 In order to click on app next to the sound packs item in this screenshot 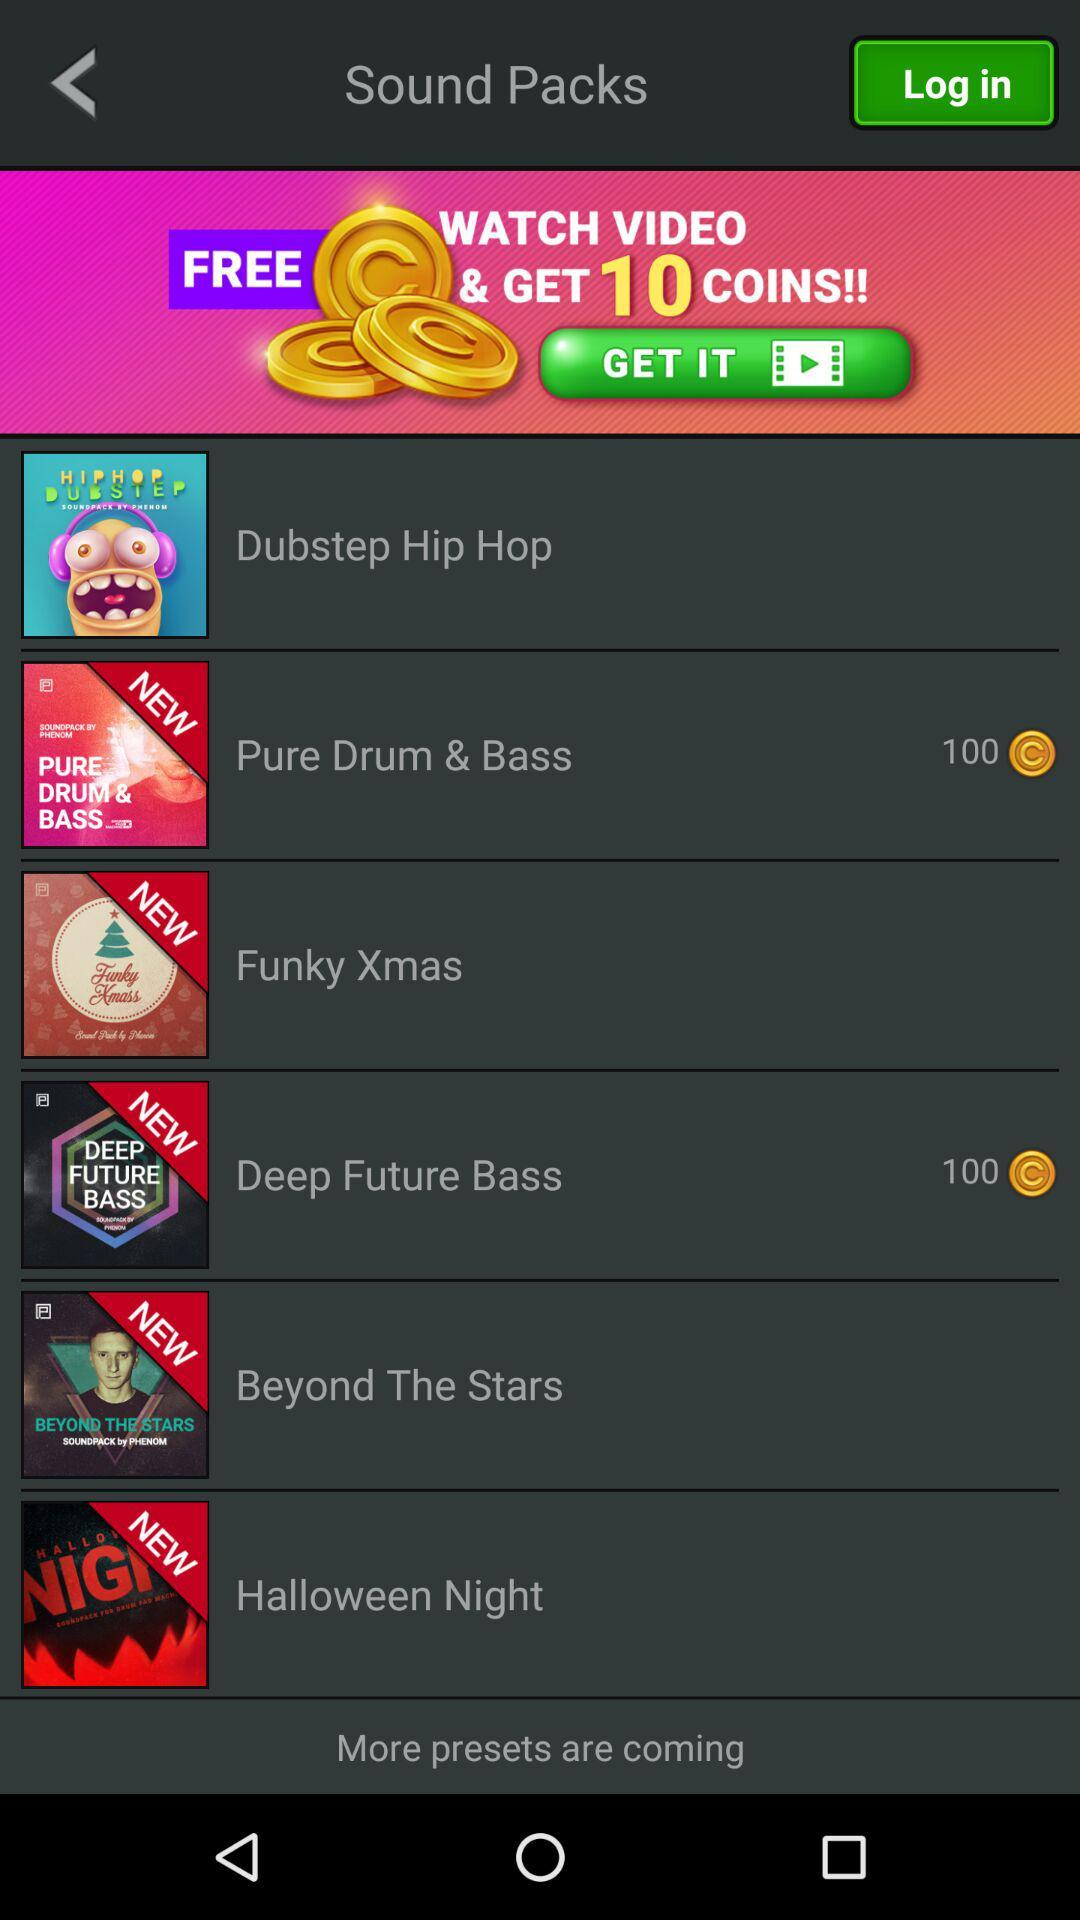, I will do `click(71, 81)`.